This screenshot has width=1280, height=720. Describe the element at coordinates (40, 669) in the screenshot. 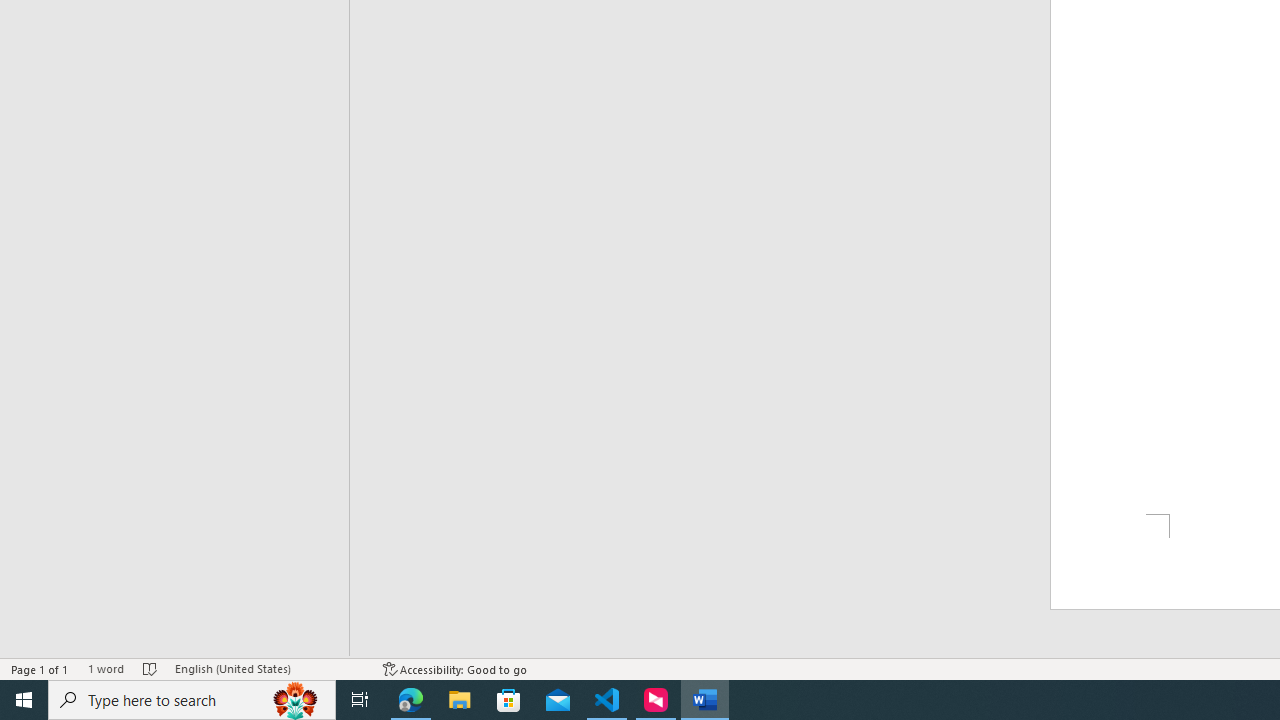

I see `'Page Number Page 1 of 1'` at that location.